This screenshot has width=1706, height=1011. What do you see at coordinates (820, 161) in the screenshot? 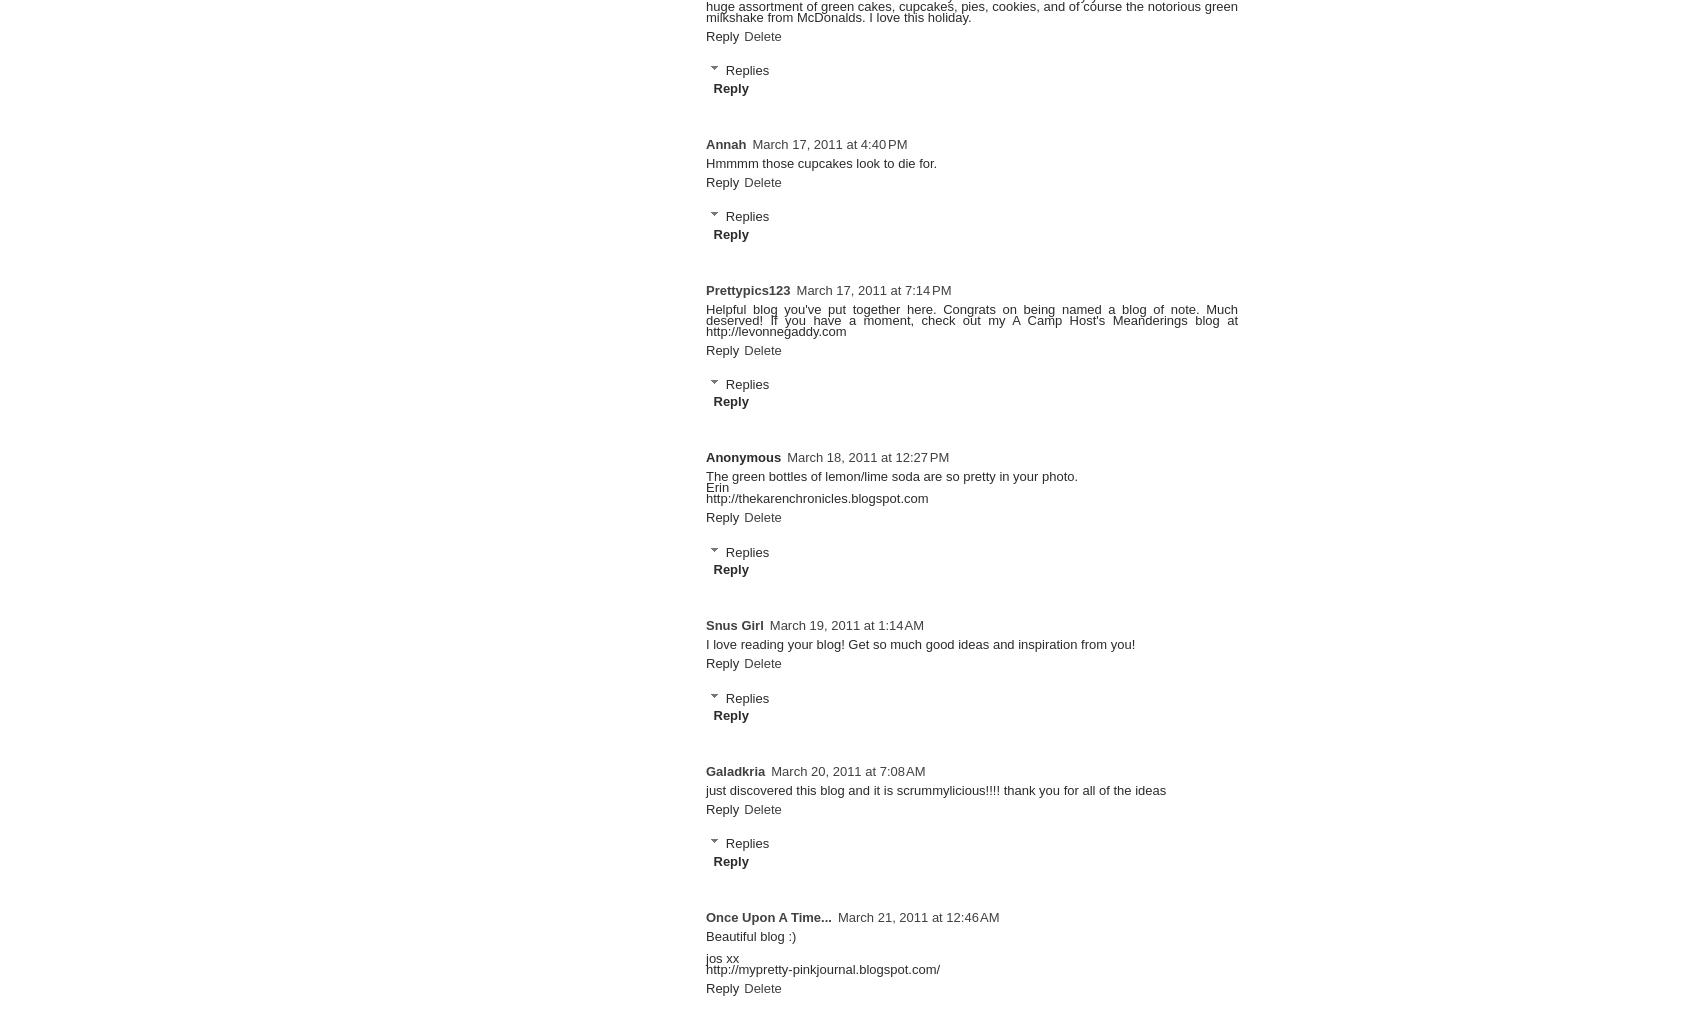
I see `'Hmmmm those cupcakes look to die for.'` at bounding box center [820, 161].